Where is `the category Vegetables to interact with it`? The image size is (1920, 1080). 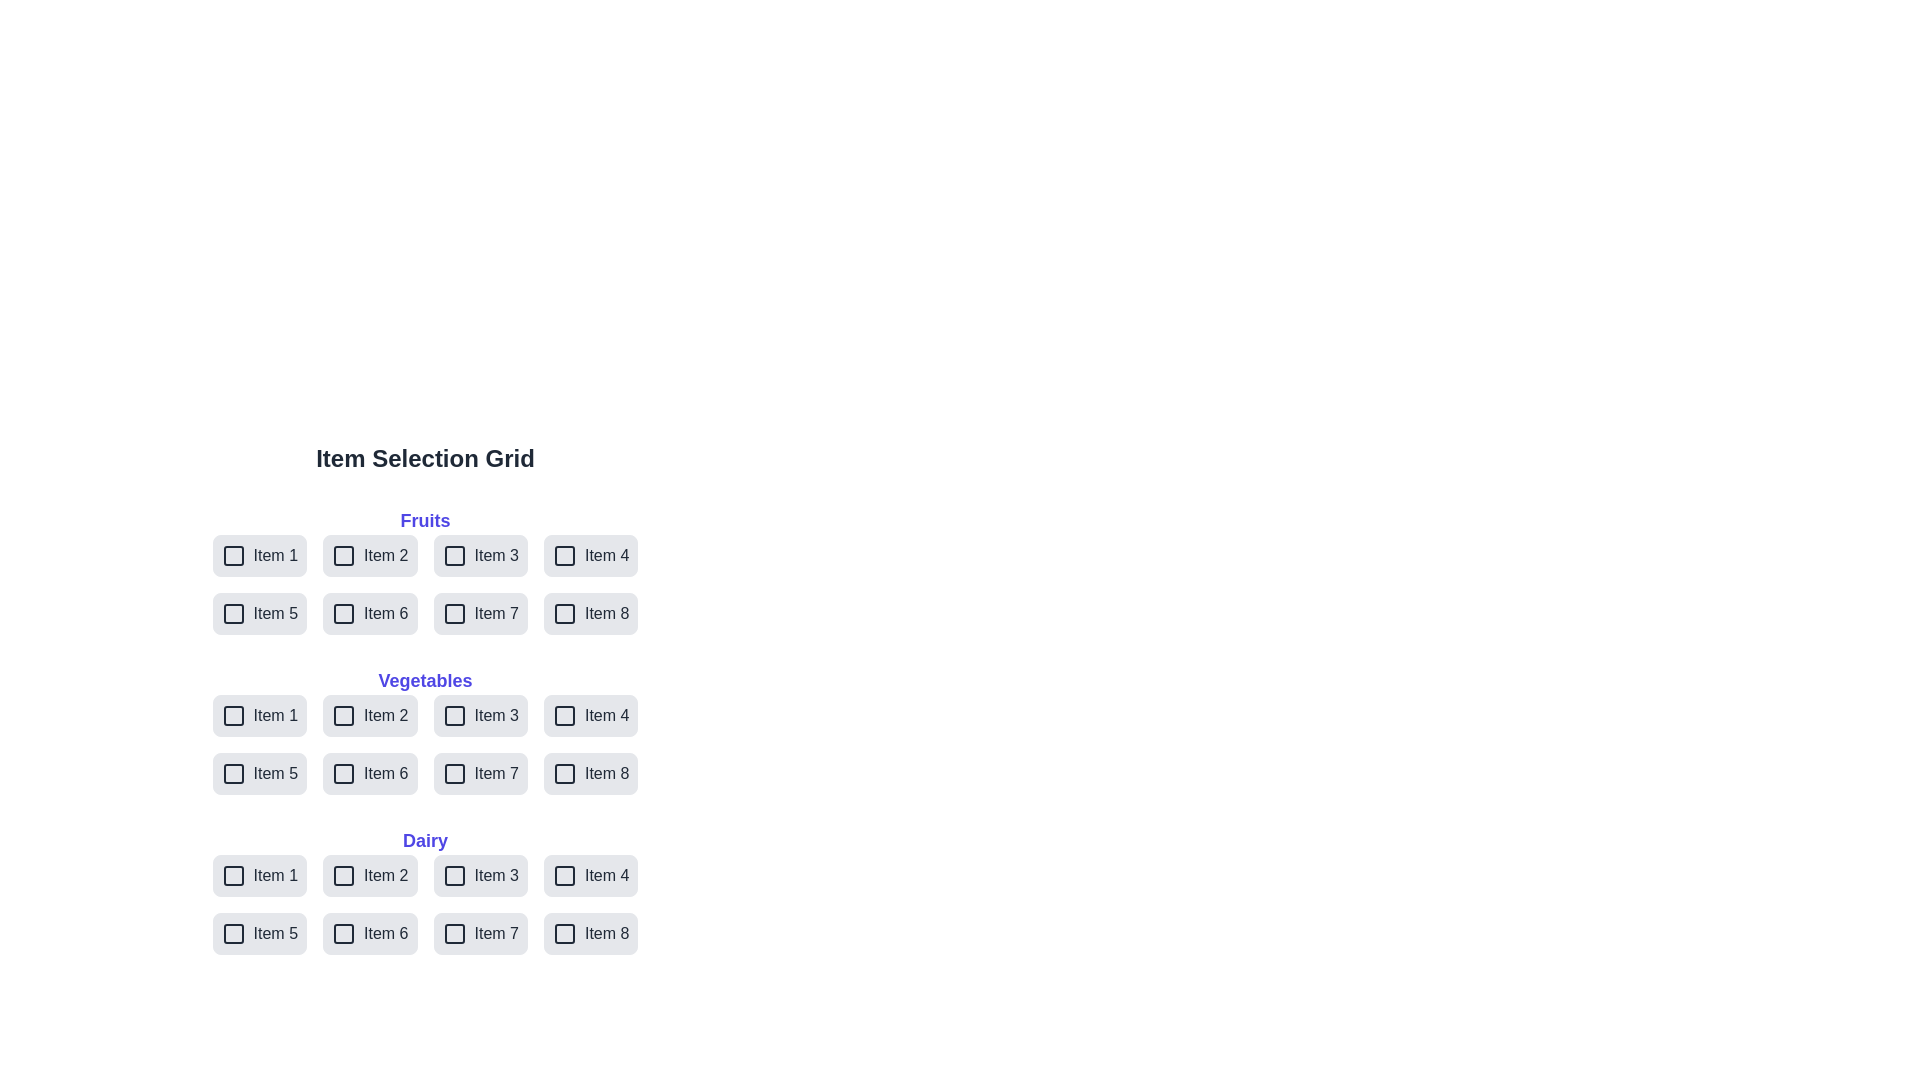 the category Vegetables to interact with it is located at coordinates (424, 680).